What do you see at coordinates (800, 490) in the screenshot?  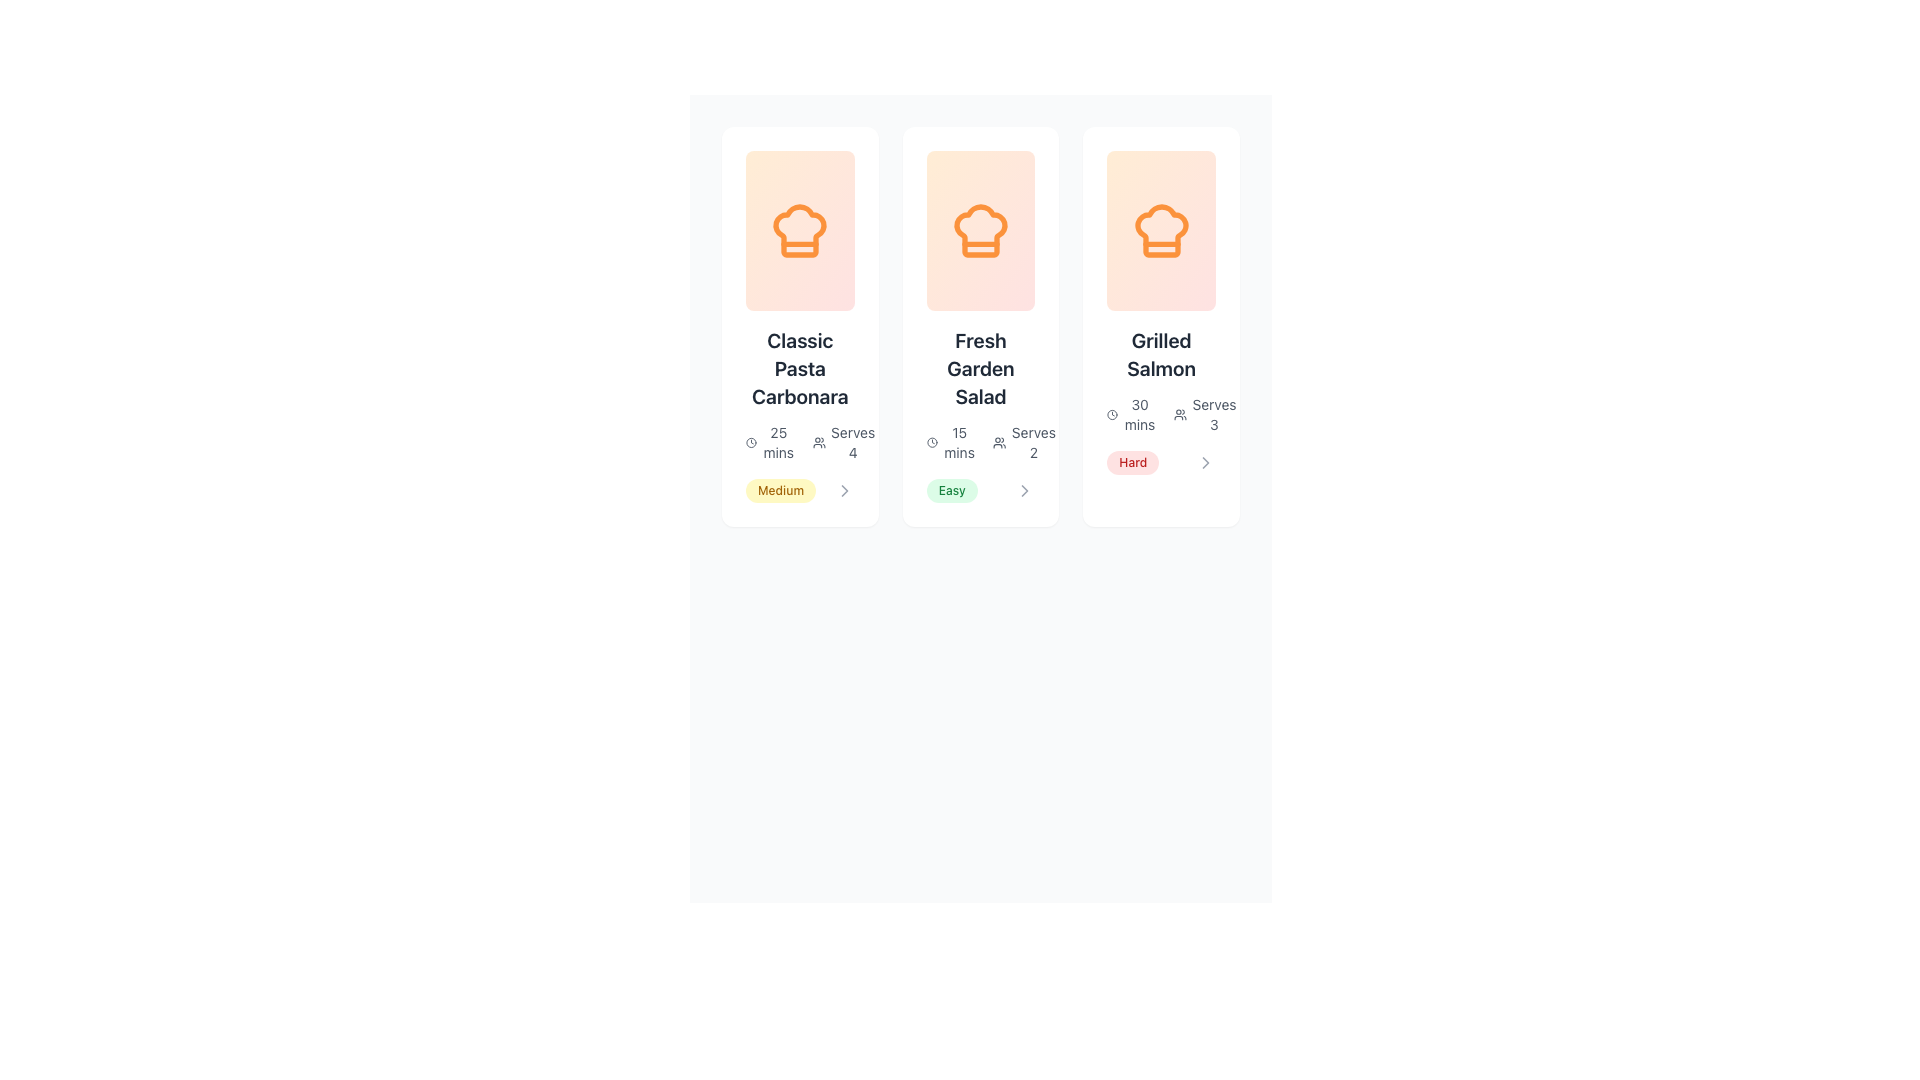 I see `the 'Medium' difficulty badge located within the 'Classic Pasta Carbonara' card, positioned directly below the text 'Serves 4'` at bounding box center [800, 490].